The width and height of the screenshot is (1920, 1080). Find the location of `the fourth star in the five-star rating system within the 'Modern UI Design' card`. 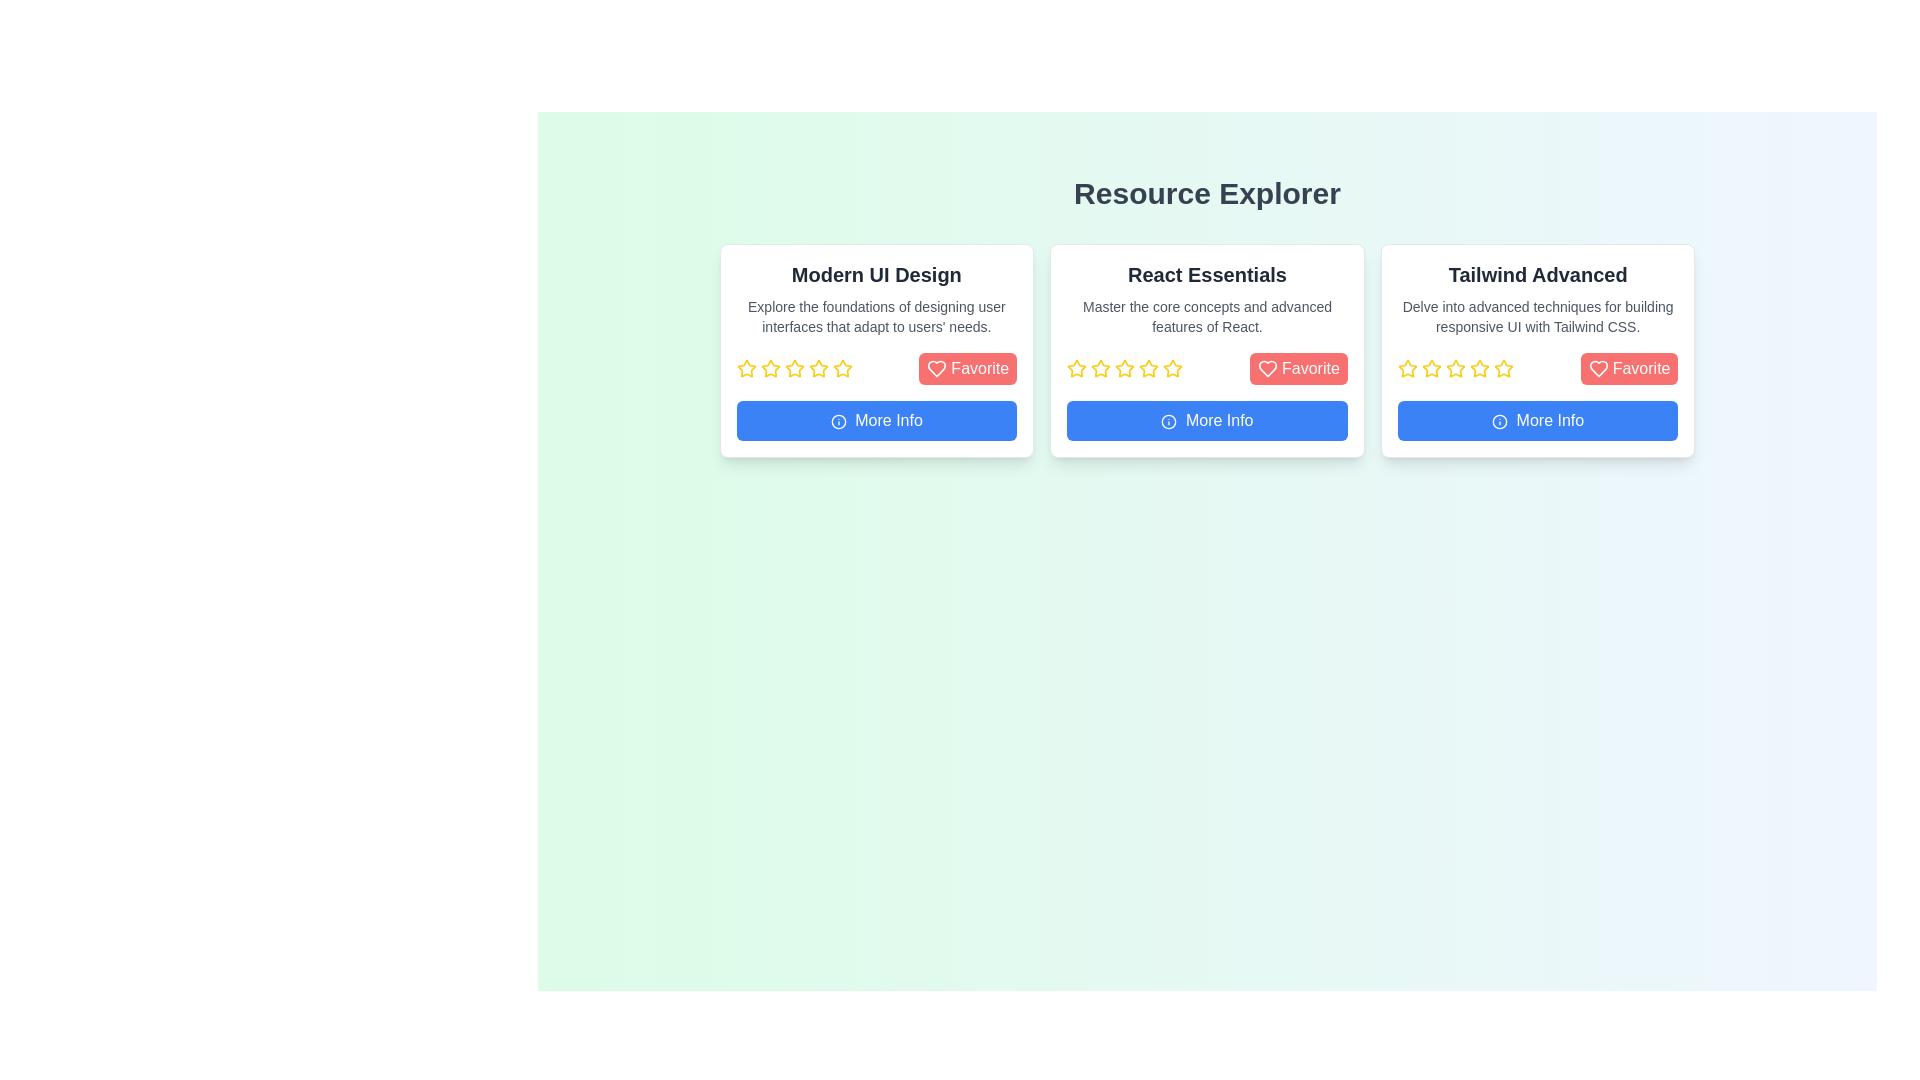

the fourth star in the five-star rating system within the 'Modern UI Design' card is located at coordinates (818, 368).